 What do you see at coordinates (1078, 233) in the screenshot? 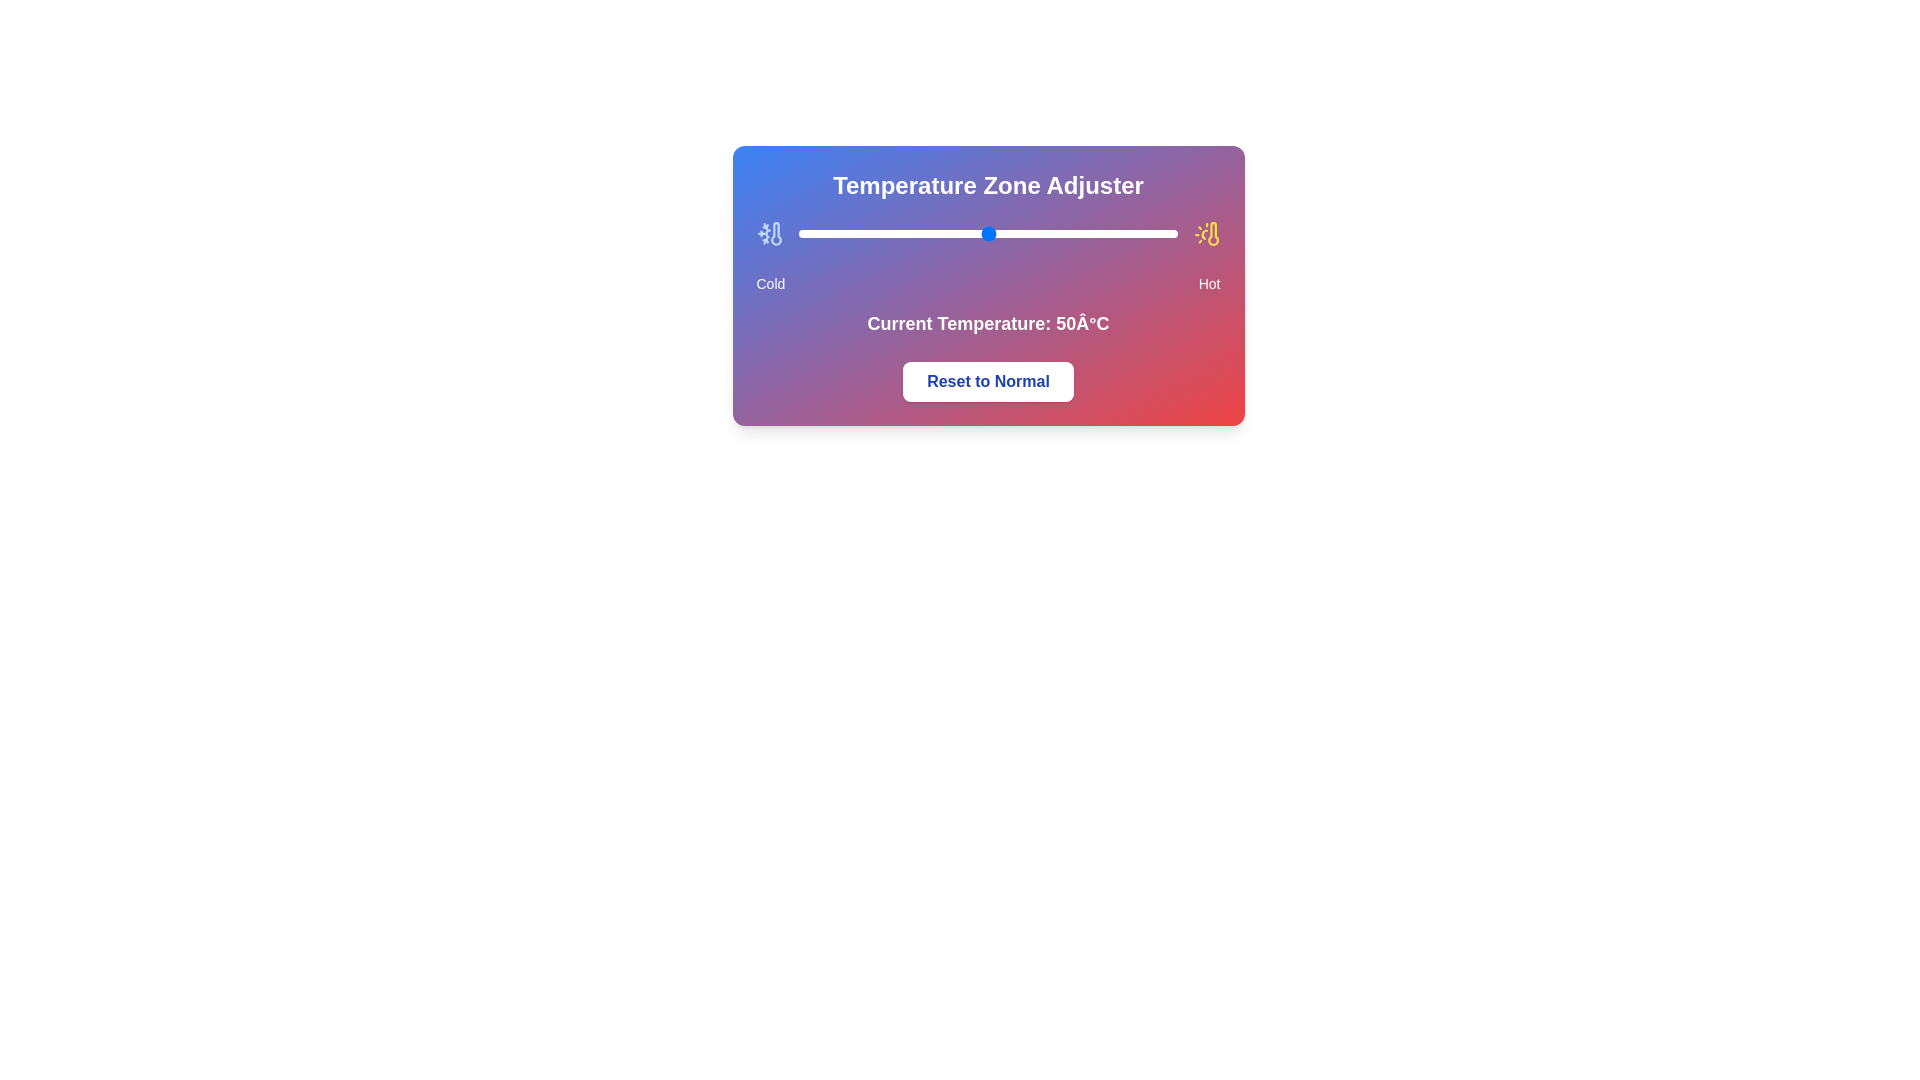
I see `the temperature to 74°C by moving the slider` at bounding box center [1078, 233].